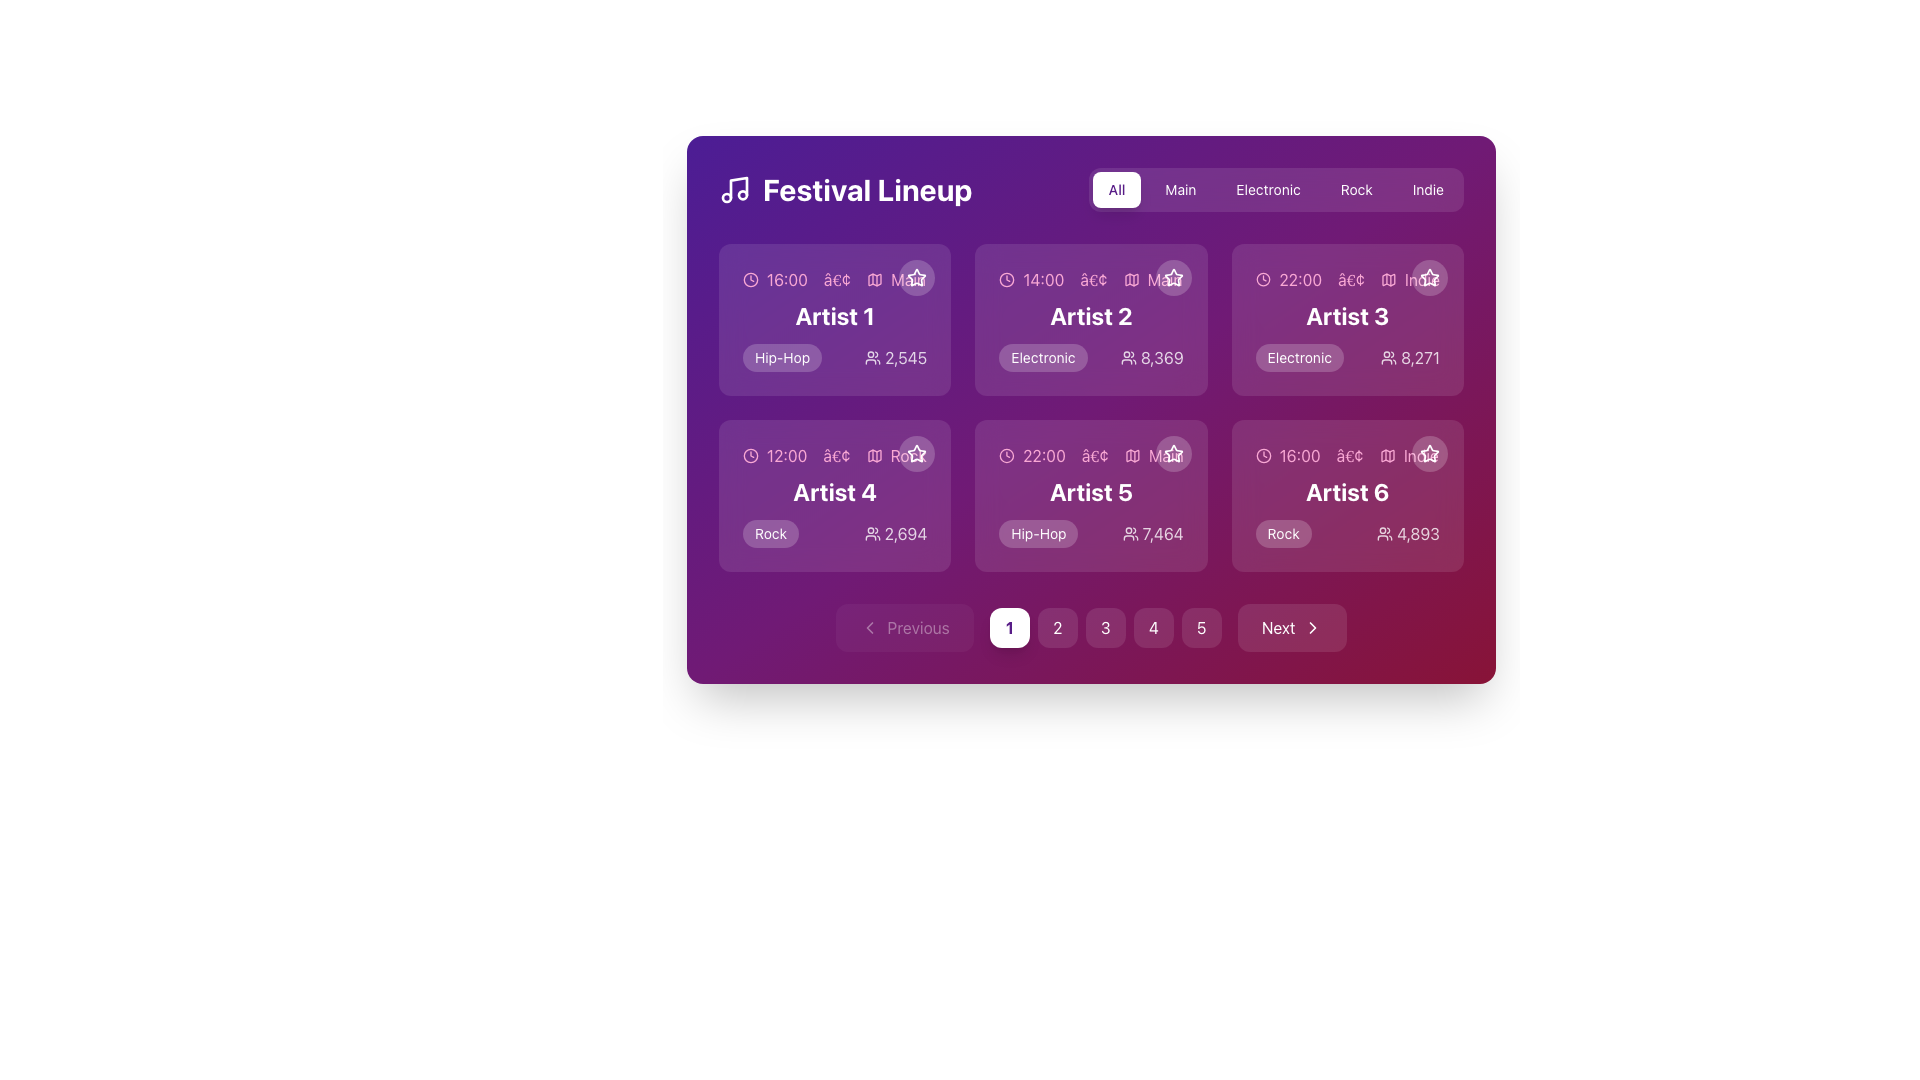  I want to click on the 'Previous' button with a dark translucent background and white text, so click(903, 627).